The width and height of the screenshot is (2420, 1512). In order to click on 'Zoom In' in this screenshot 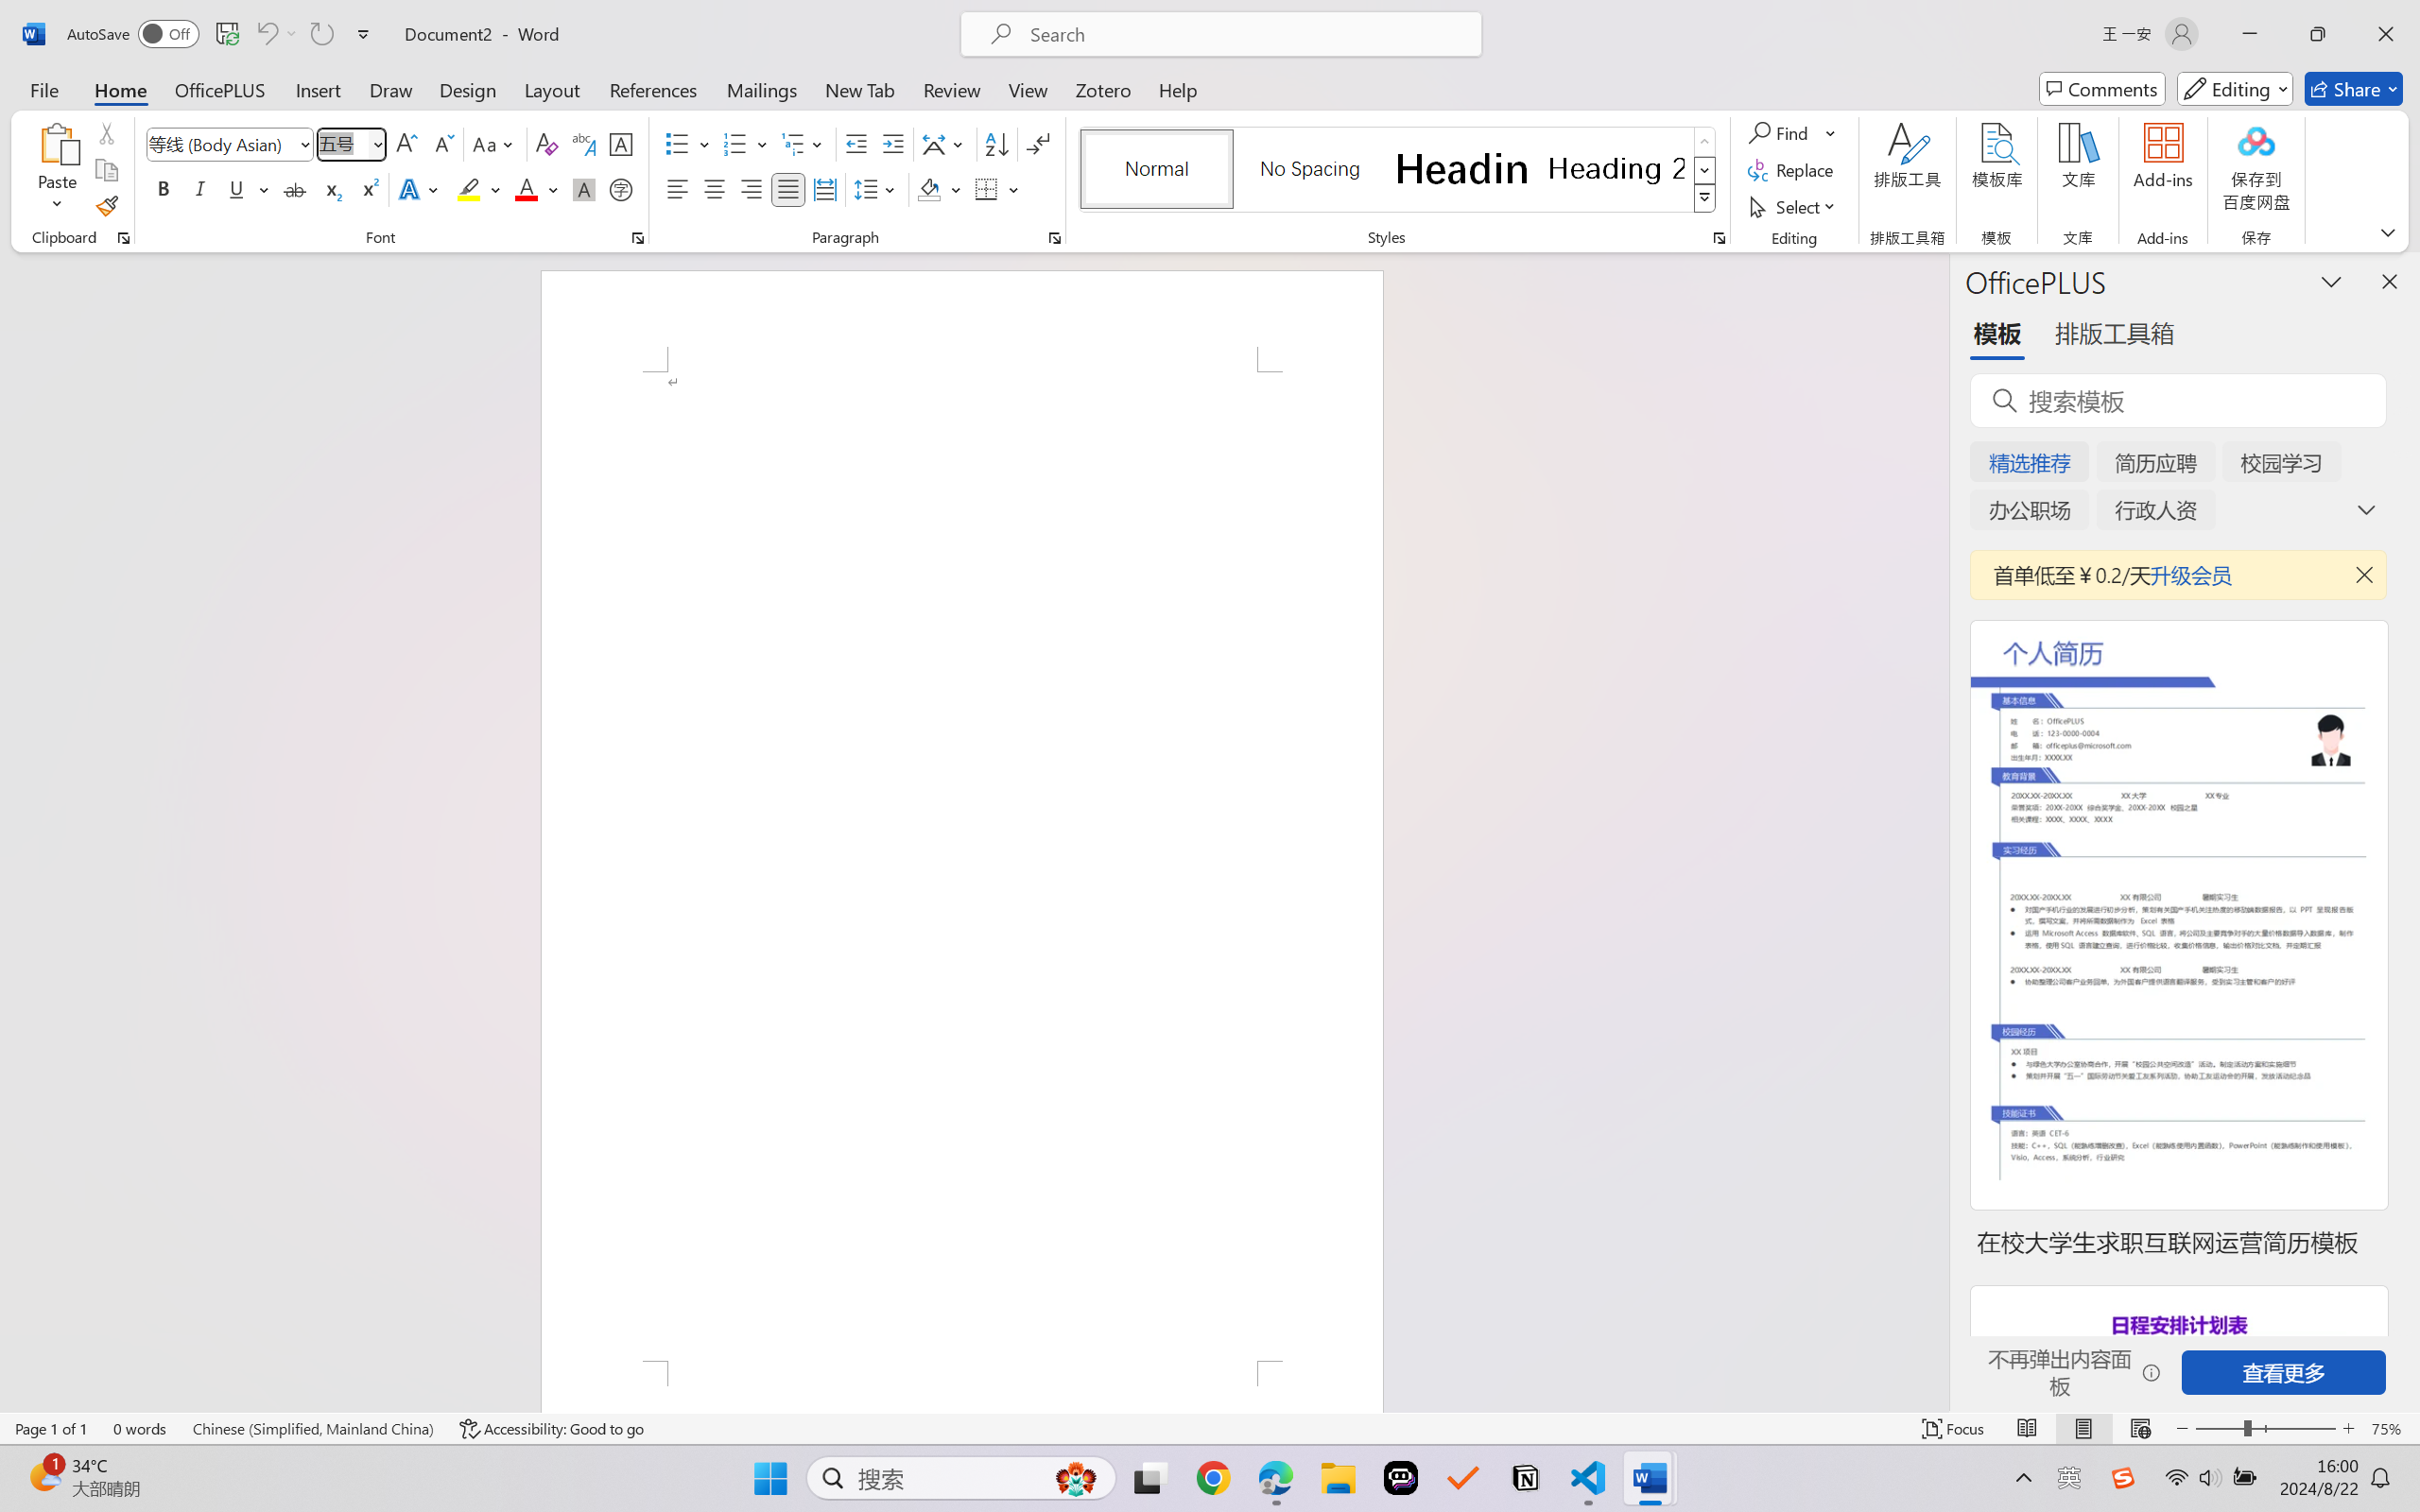, I will do `click(2348, 1428)`.